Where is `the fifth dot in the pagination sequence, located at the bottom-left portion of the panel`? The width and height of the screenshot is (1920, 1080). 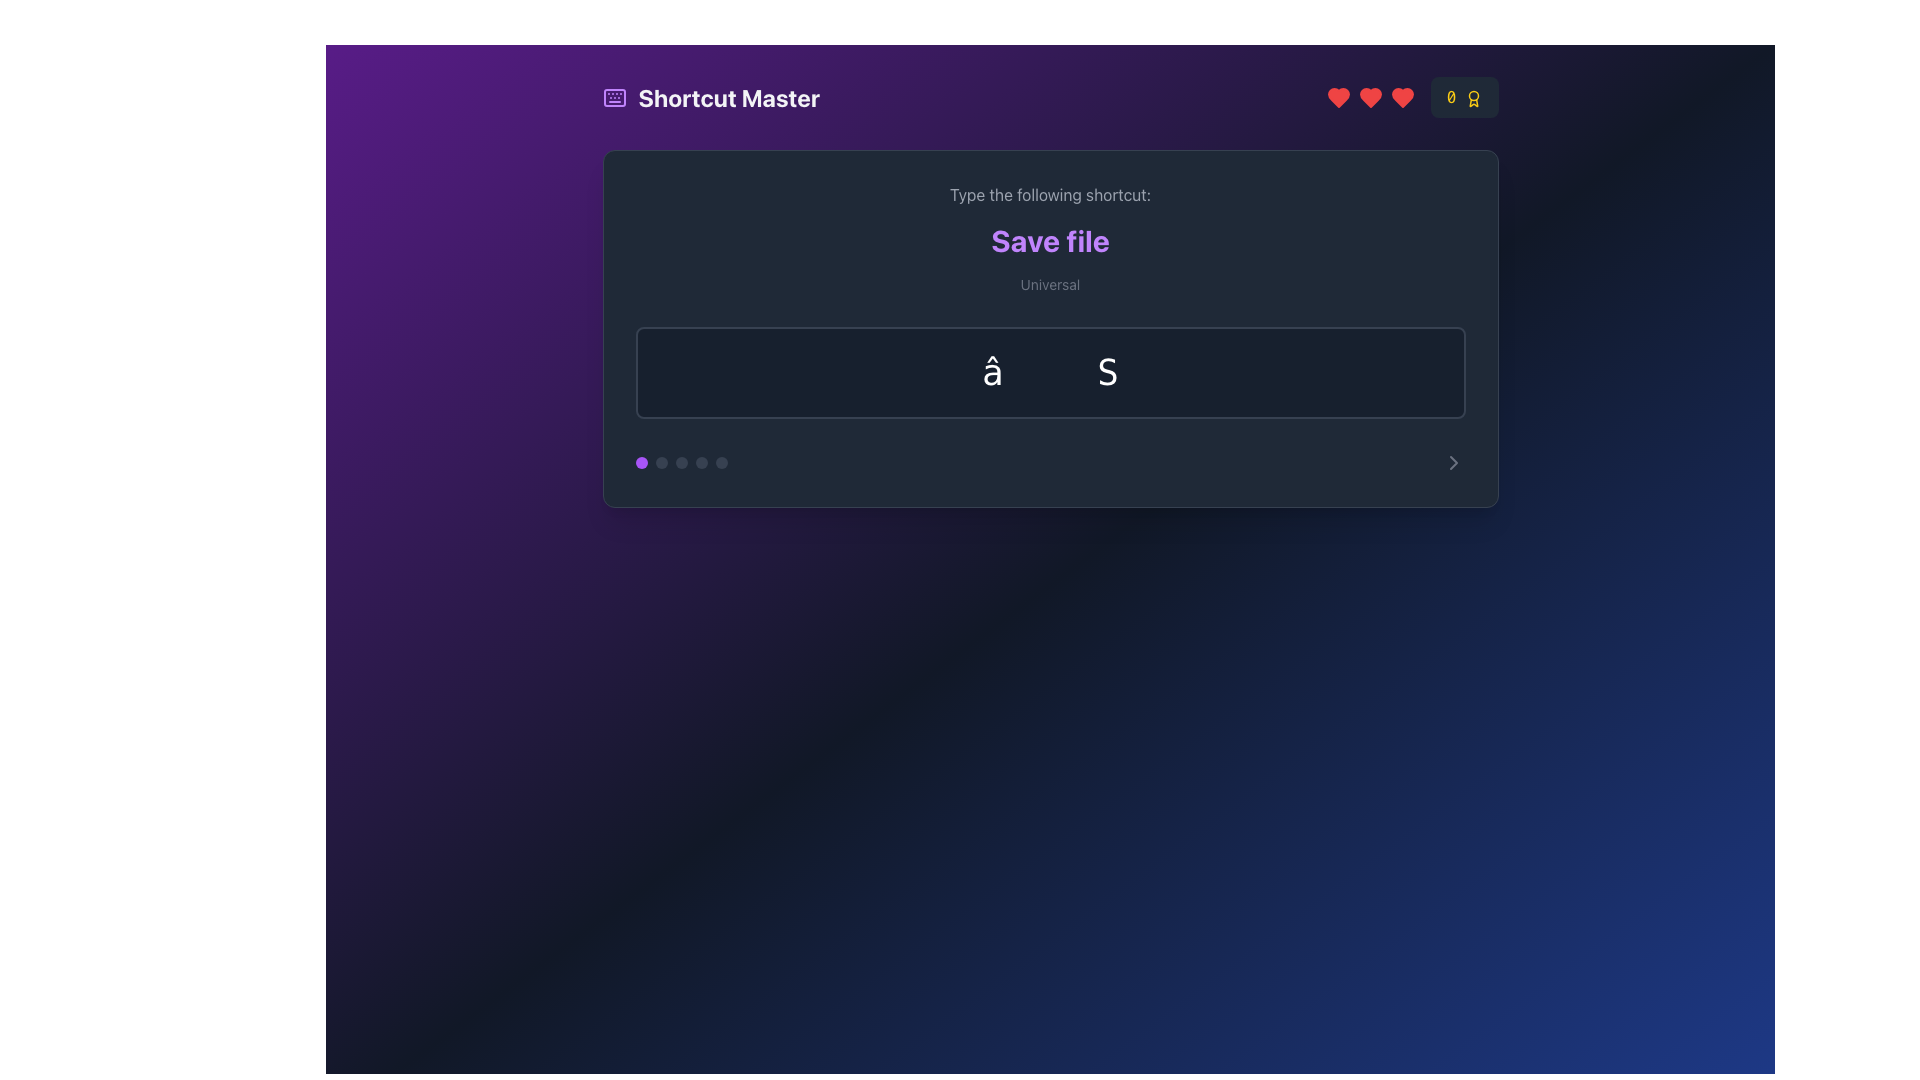 the fifth dot in the pagination sequence, located at the bottom-left portion of the panel is located at coordinates (720, 462).